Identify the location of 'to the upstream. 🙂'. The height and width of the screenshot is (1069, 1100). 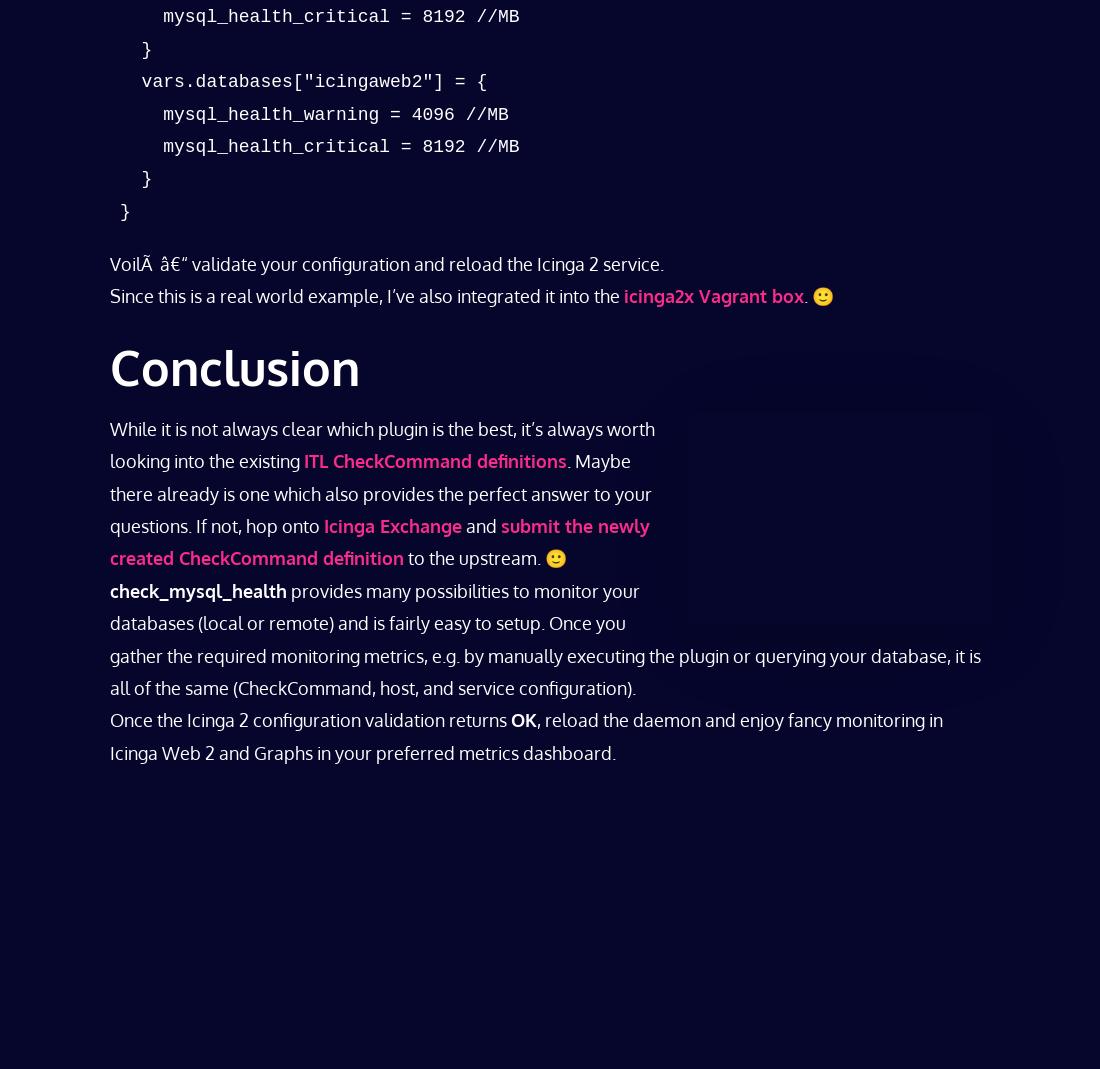
(485, 558).